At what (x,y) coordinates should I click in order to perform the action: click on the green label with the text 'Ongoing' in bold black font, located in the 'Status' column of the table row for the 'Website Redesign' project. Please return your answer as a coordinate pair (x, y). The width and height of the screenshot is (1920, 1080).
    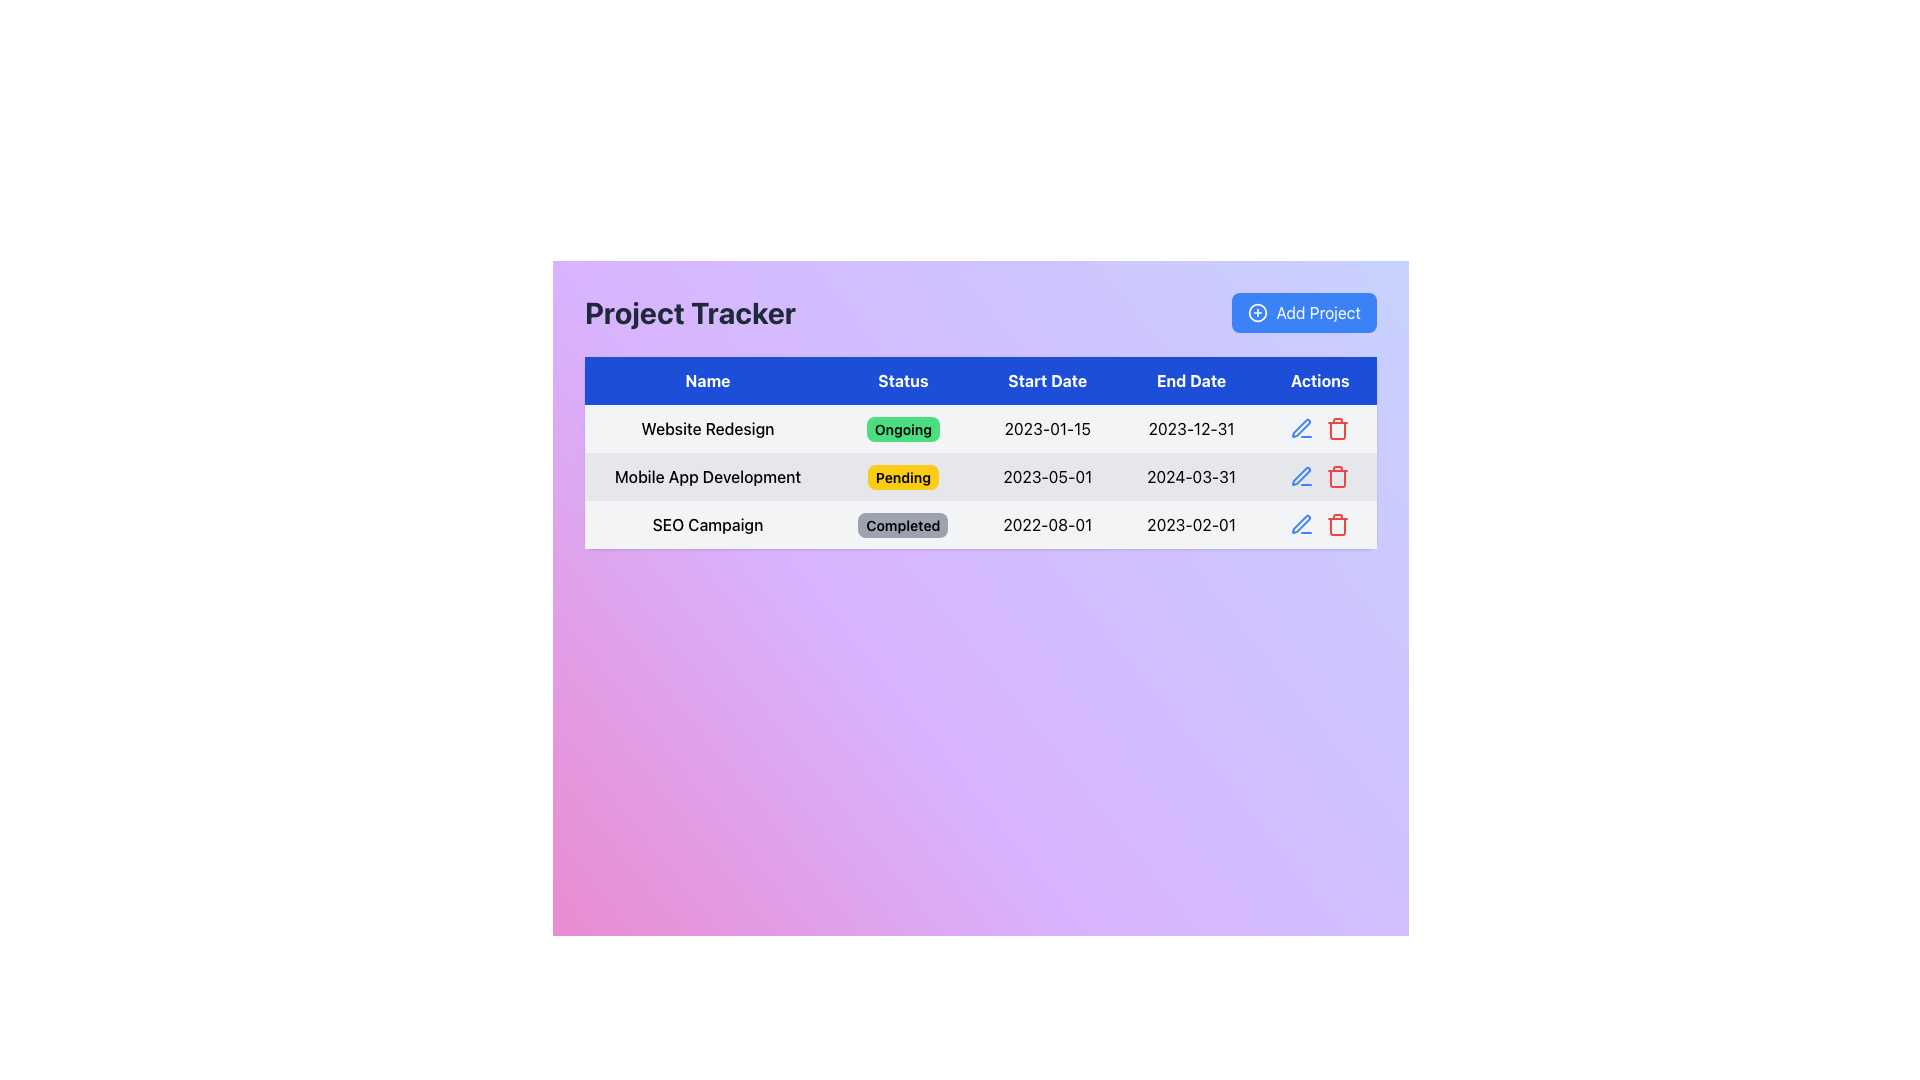
    Looking at the image, I should click on (902, 427).